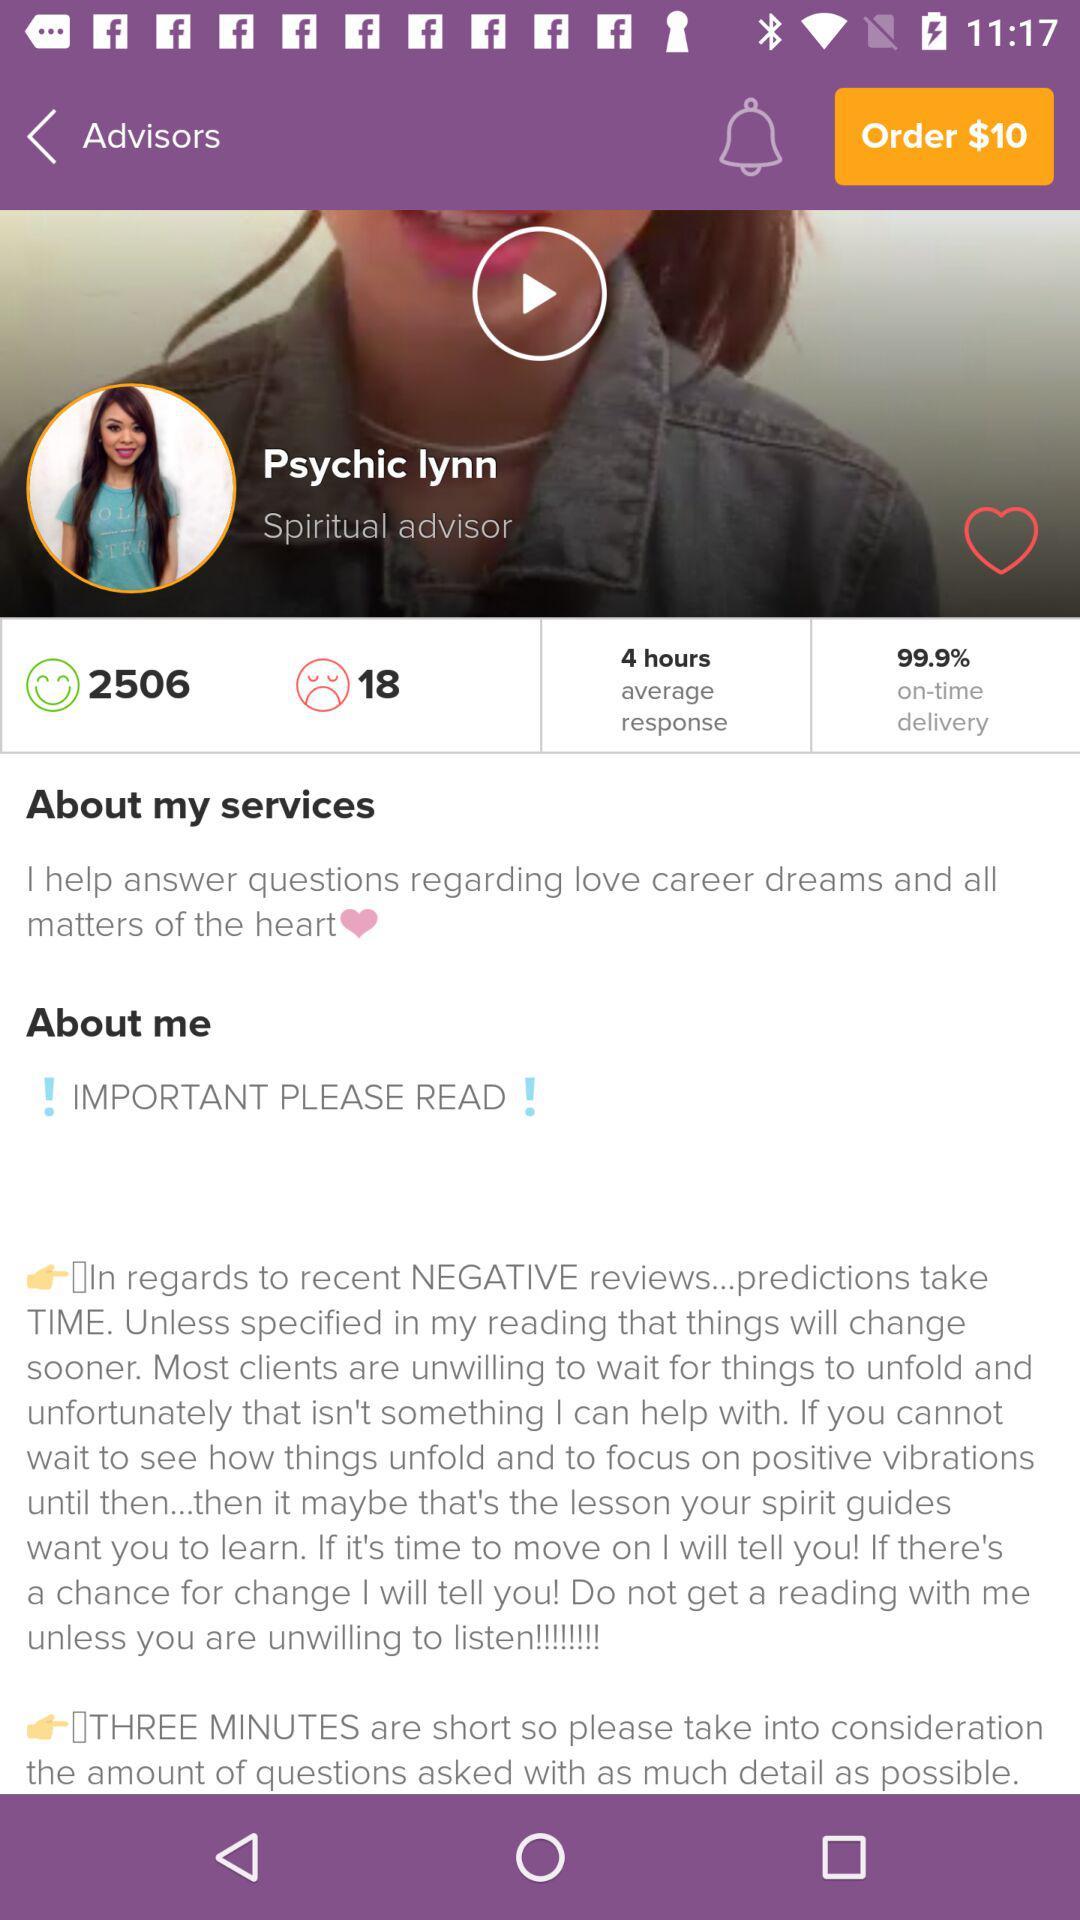 The height and width of the screenshot is (1920, 1080). I want to click on the 18 icon, so click(405, 685).